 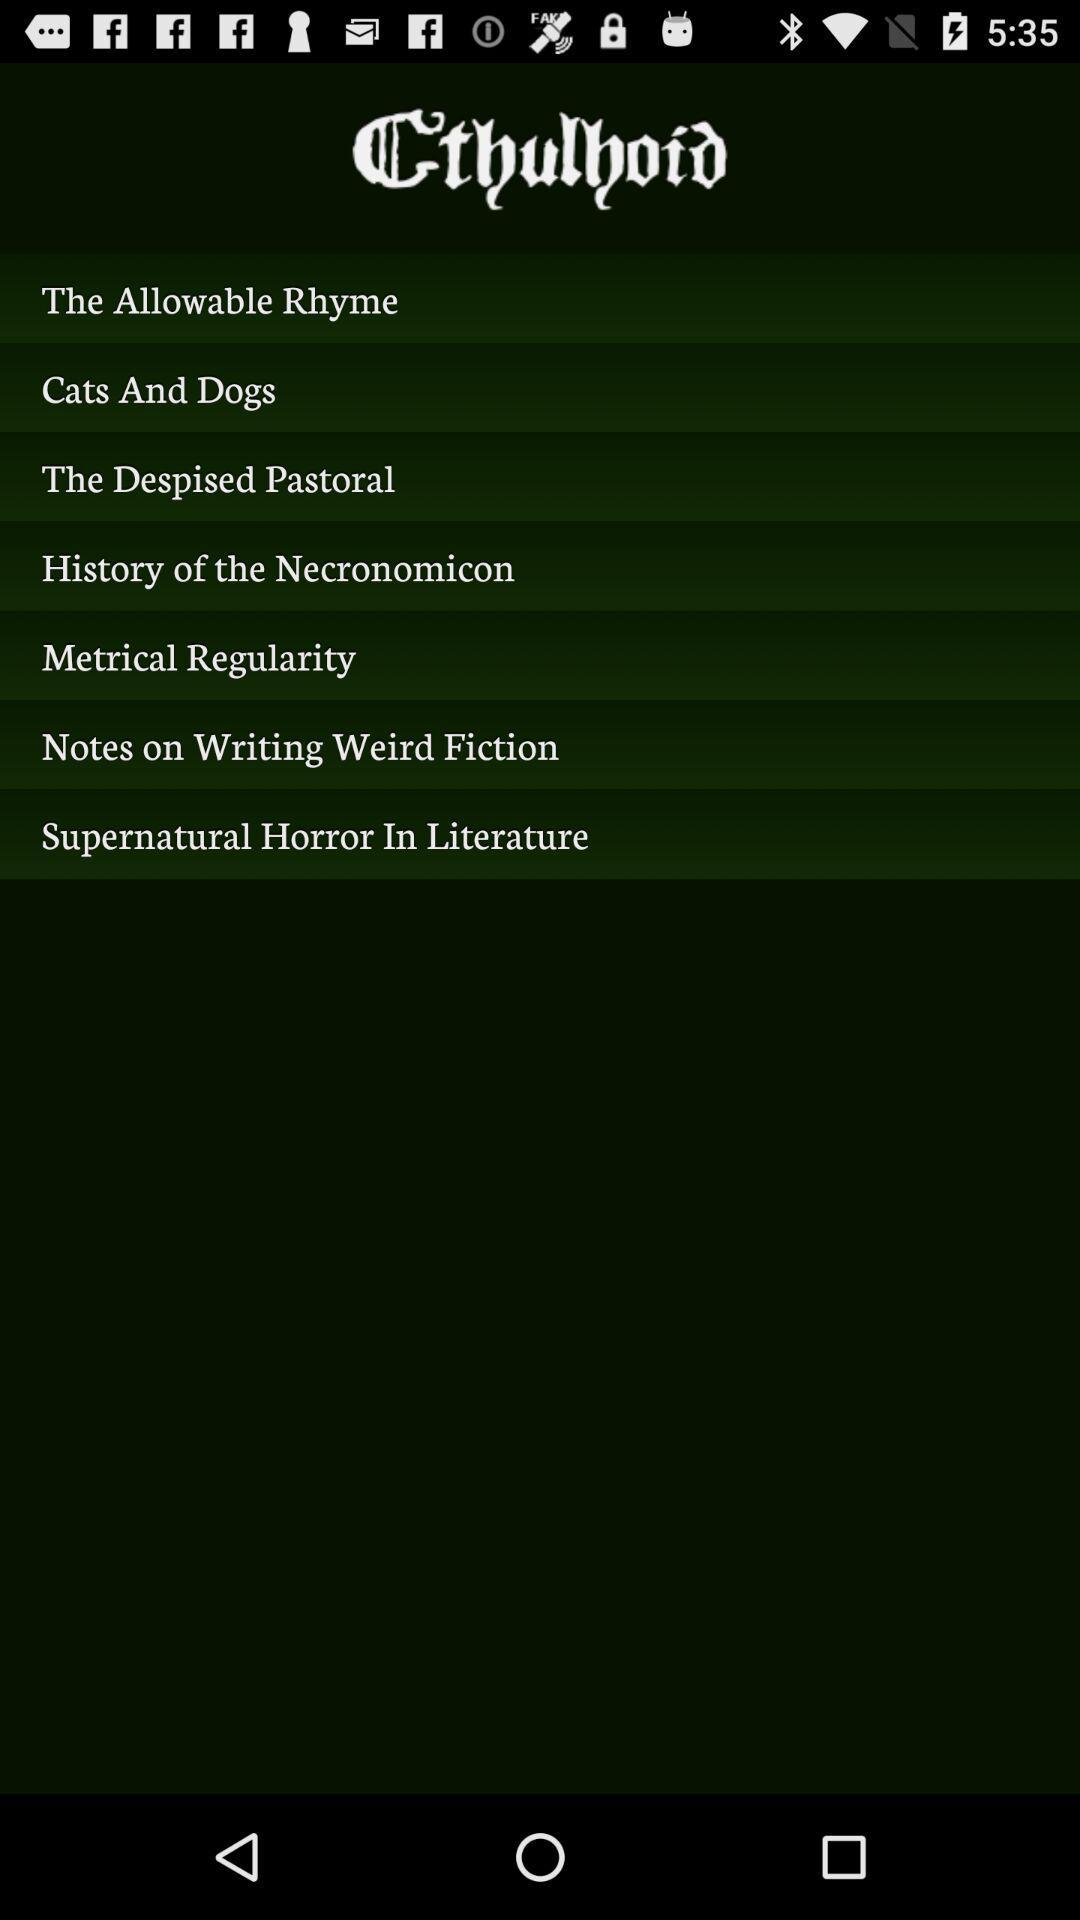 I want to click on item above cats and dogs icon, so click(x=540, y=297).